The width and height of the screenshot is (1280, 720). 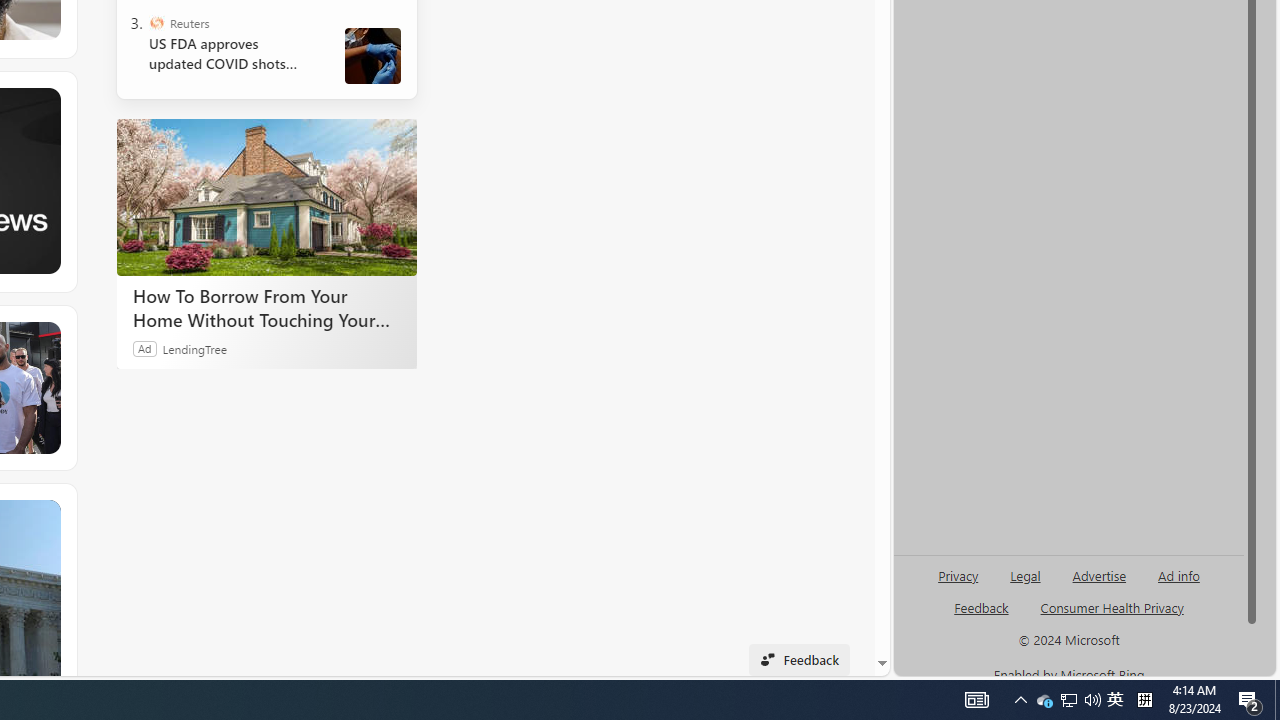 I want to click on 'AutomationID: sb_feedback', so click(x=981, y=606).